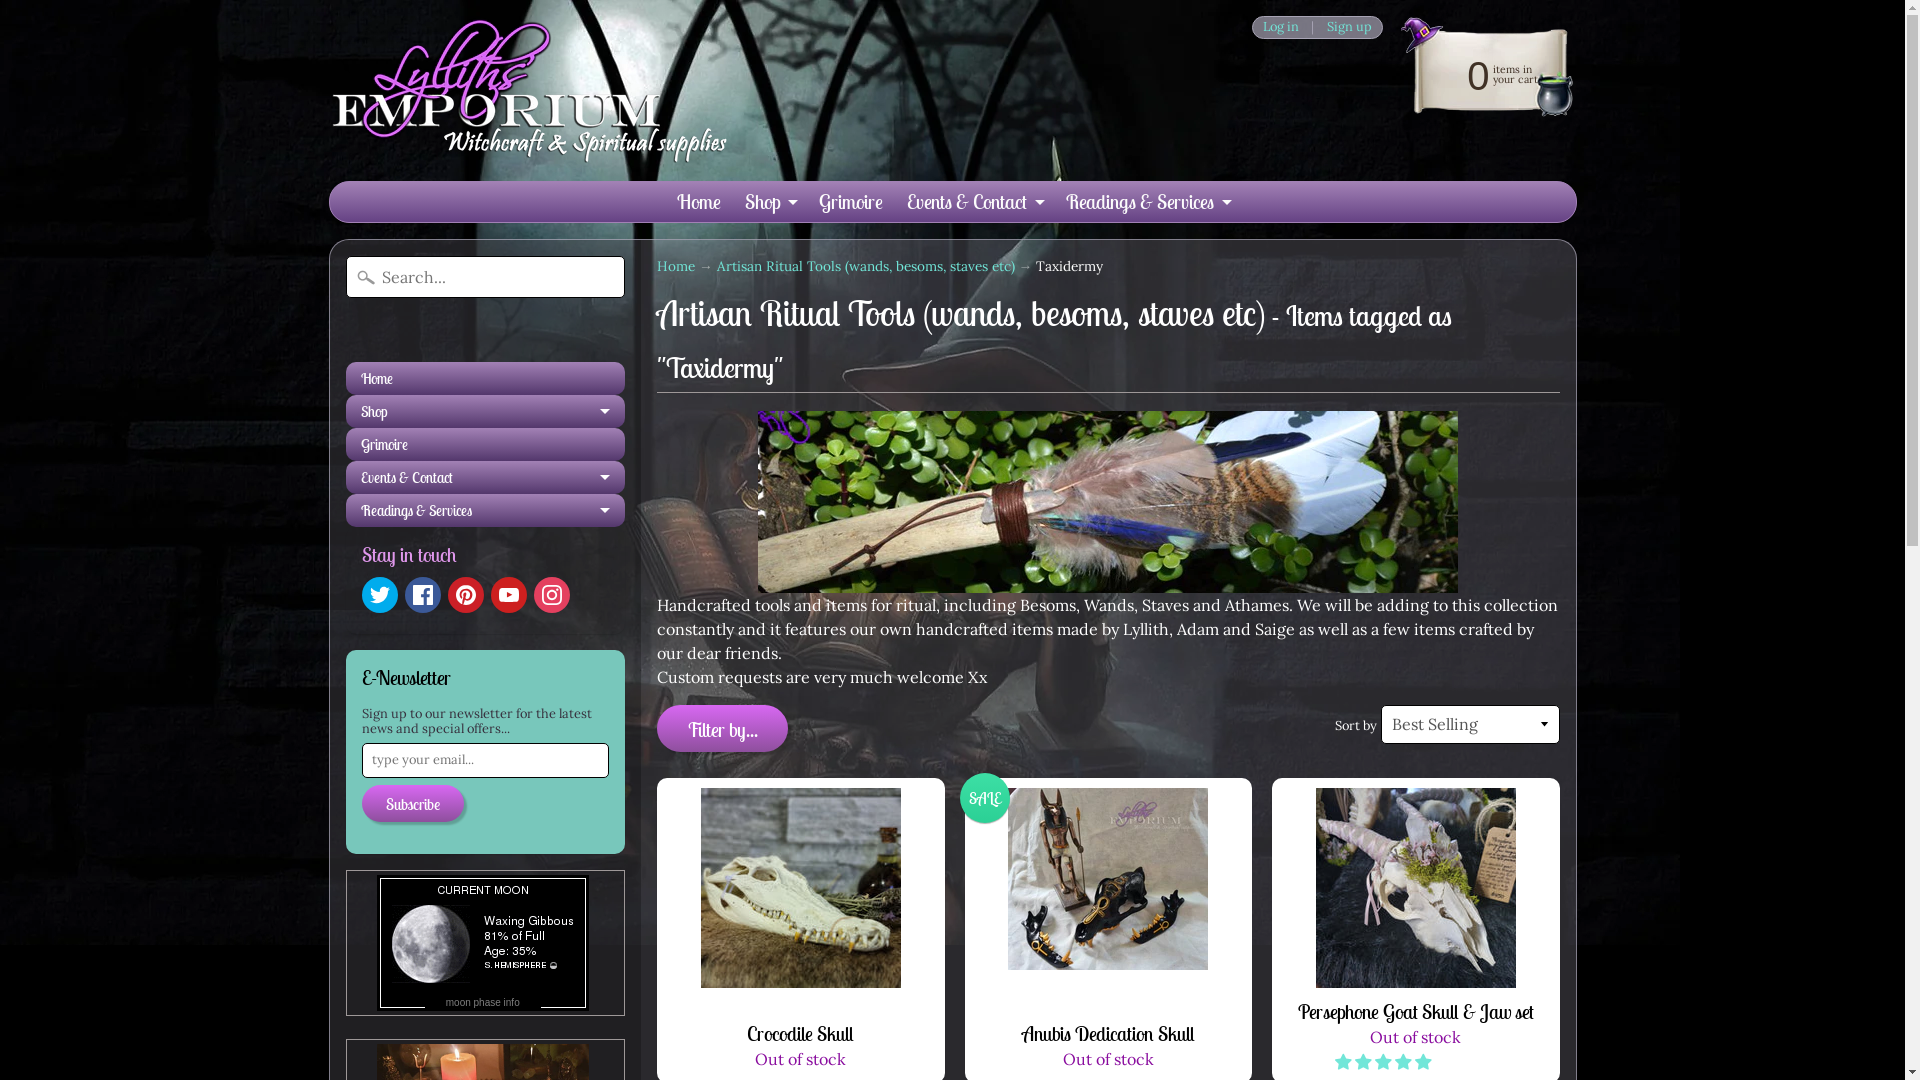 The image size is (1920, 1080). I want to click on 'Readings & Services', so click(485, 509).